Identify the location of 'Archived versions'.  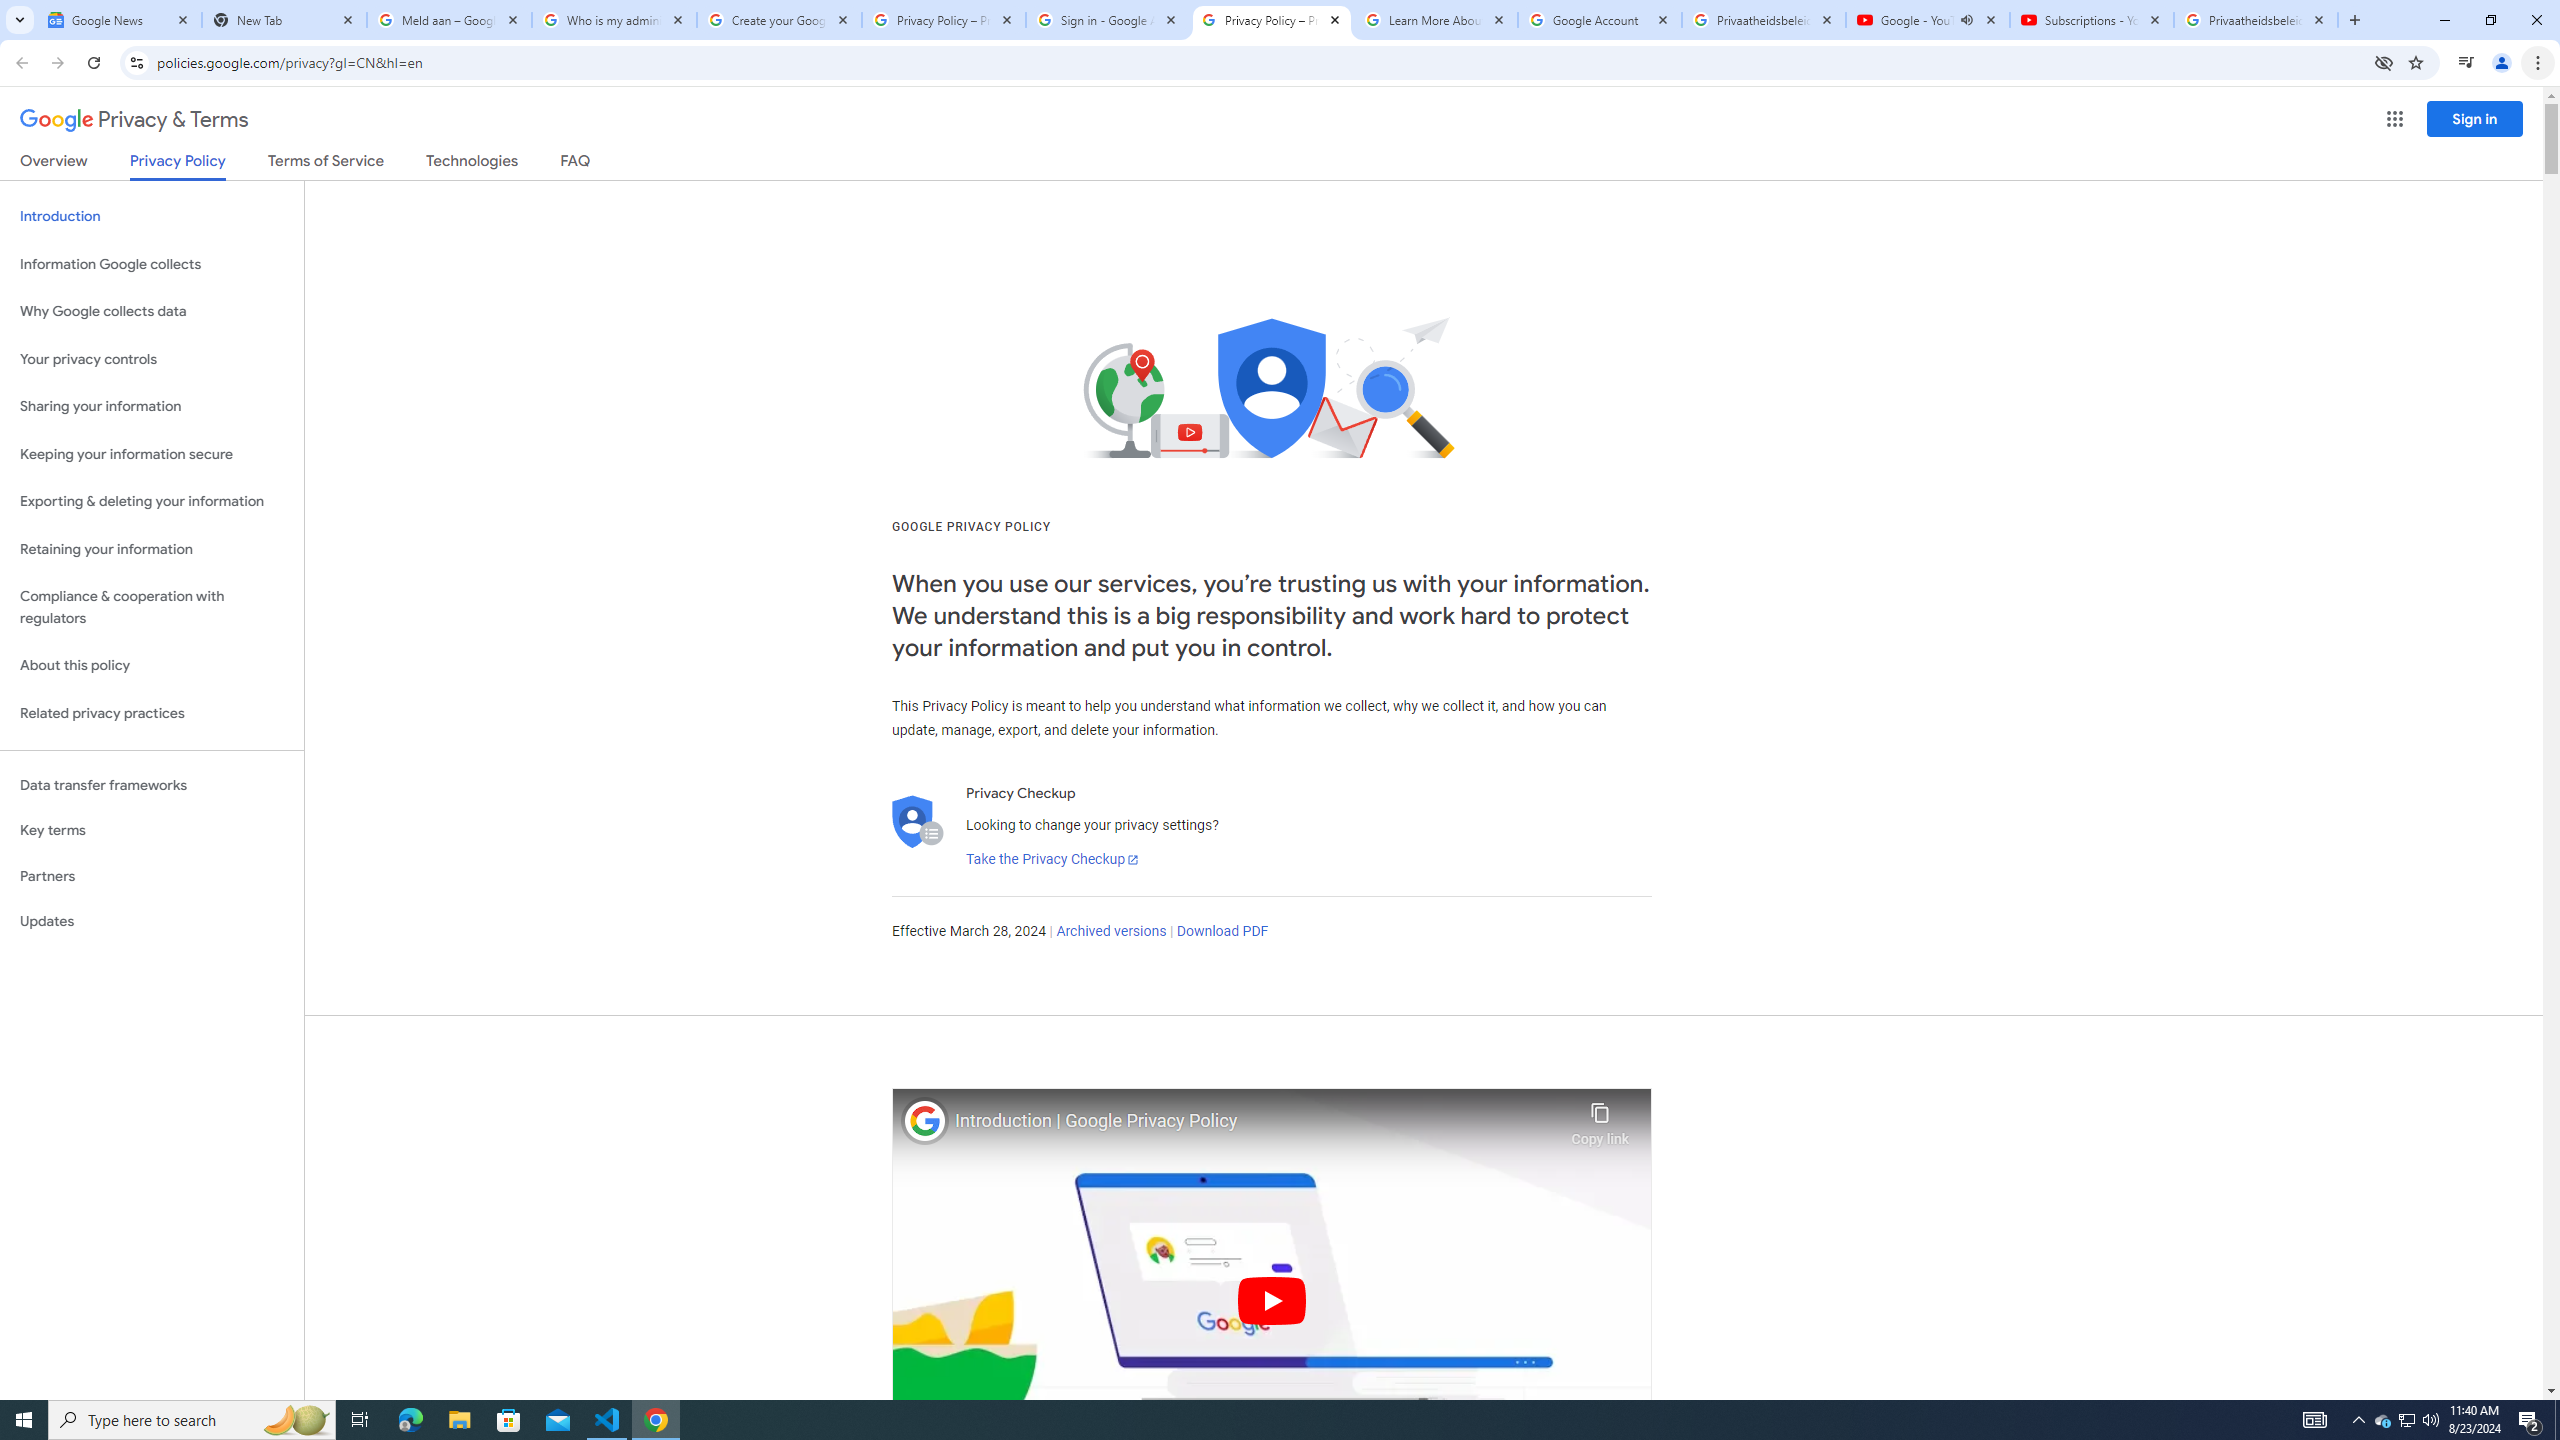
(1110, 930).